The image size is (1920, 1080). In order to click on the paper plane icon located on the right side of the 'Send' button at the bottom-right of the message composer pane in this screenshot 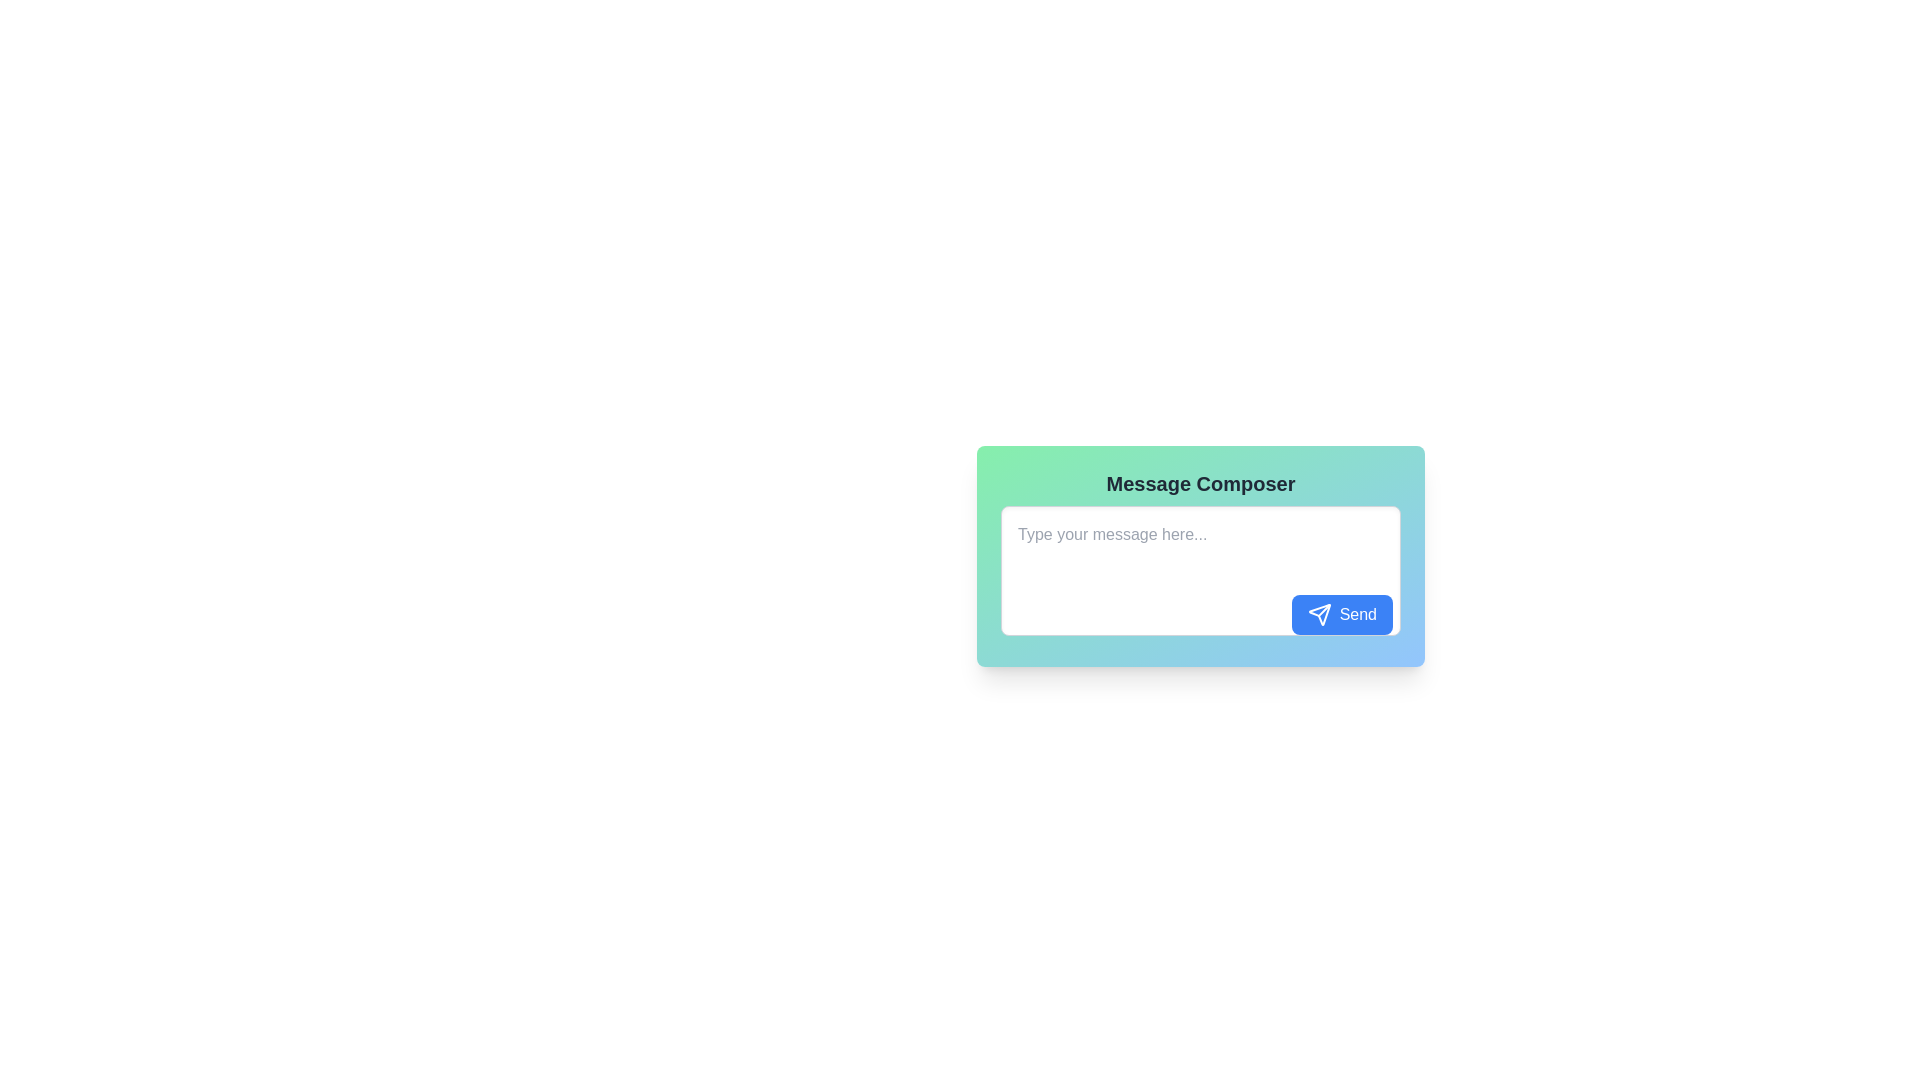, I will do `click(1319, 613)`.